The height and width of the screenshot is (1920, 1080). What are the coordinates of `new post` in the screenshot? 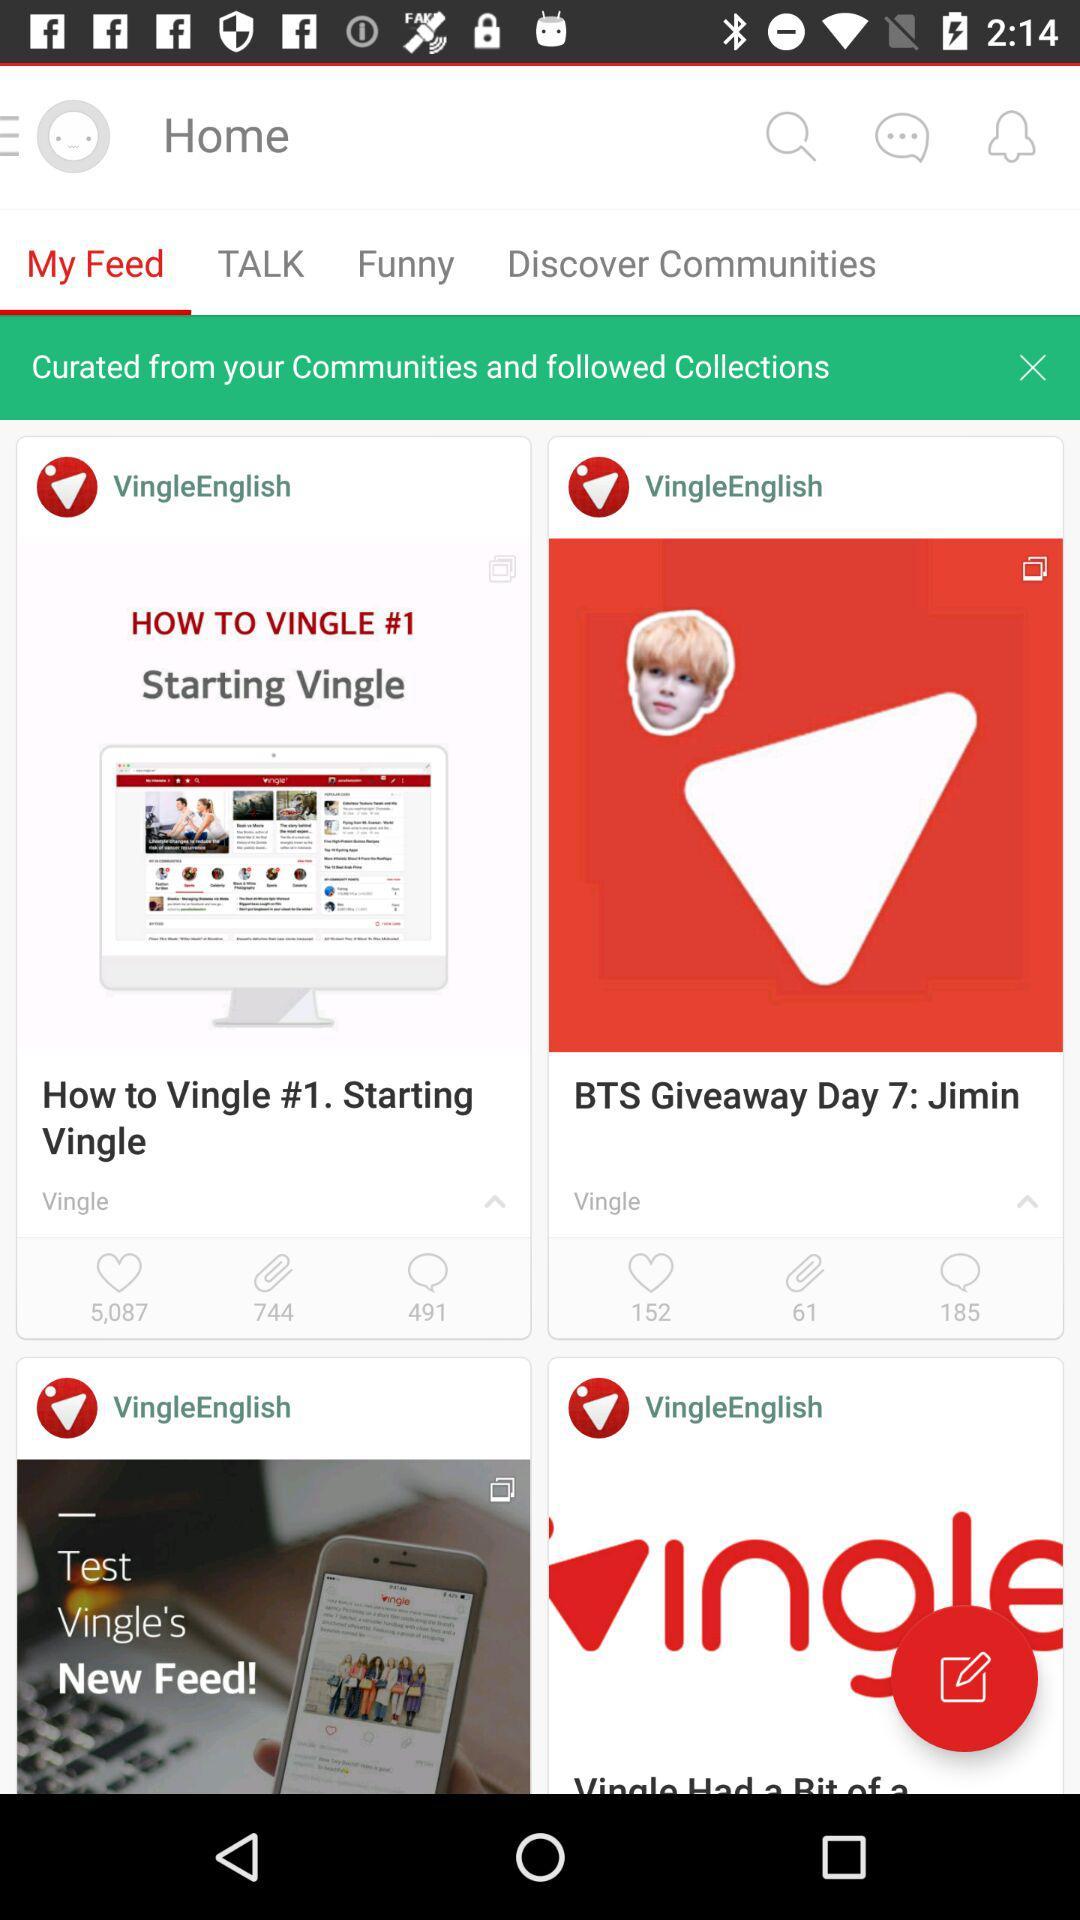 It's located at (963, 1678).